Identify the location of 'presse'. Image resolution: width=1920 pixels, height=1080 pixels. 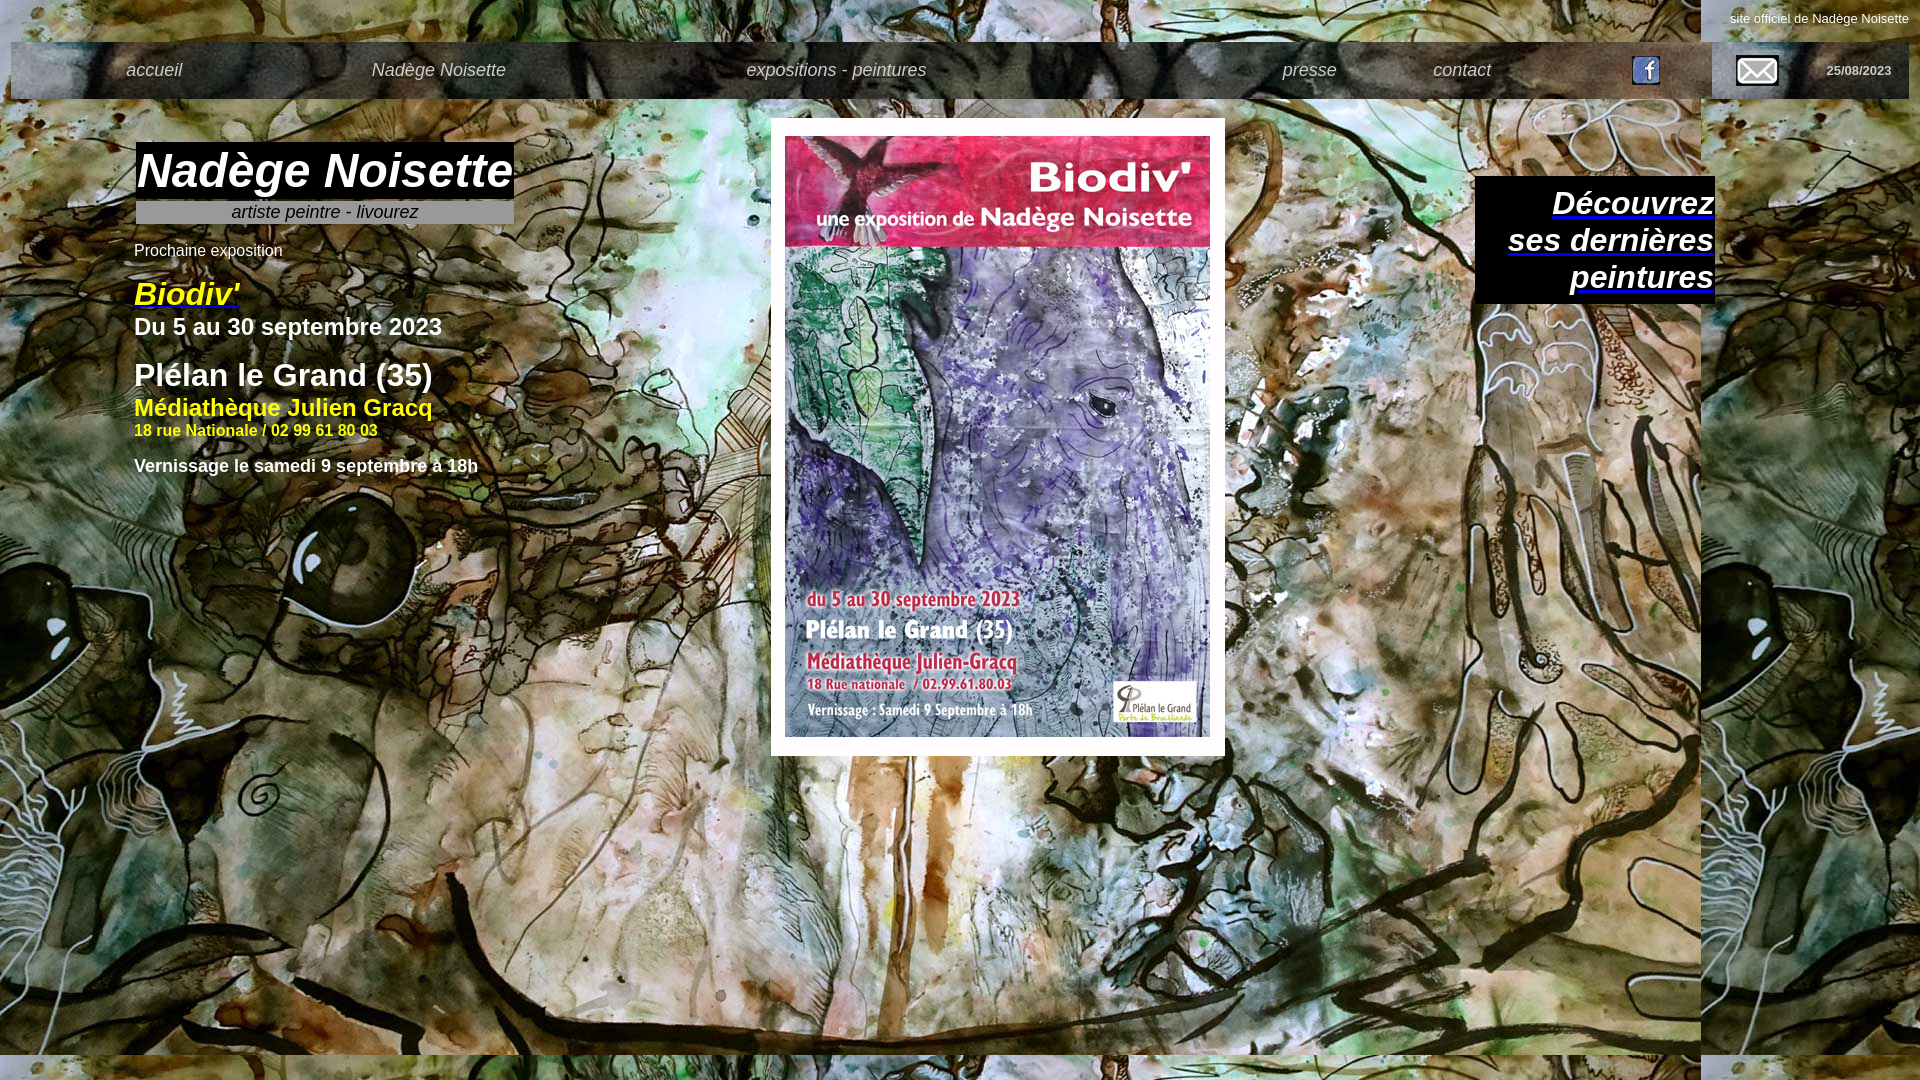
(1310, 68).